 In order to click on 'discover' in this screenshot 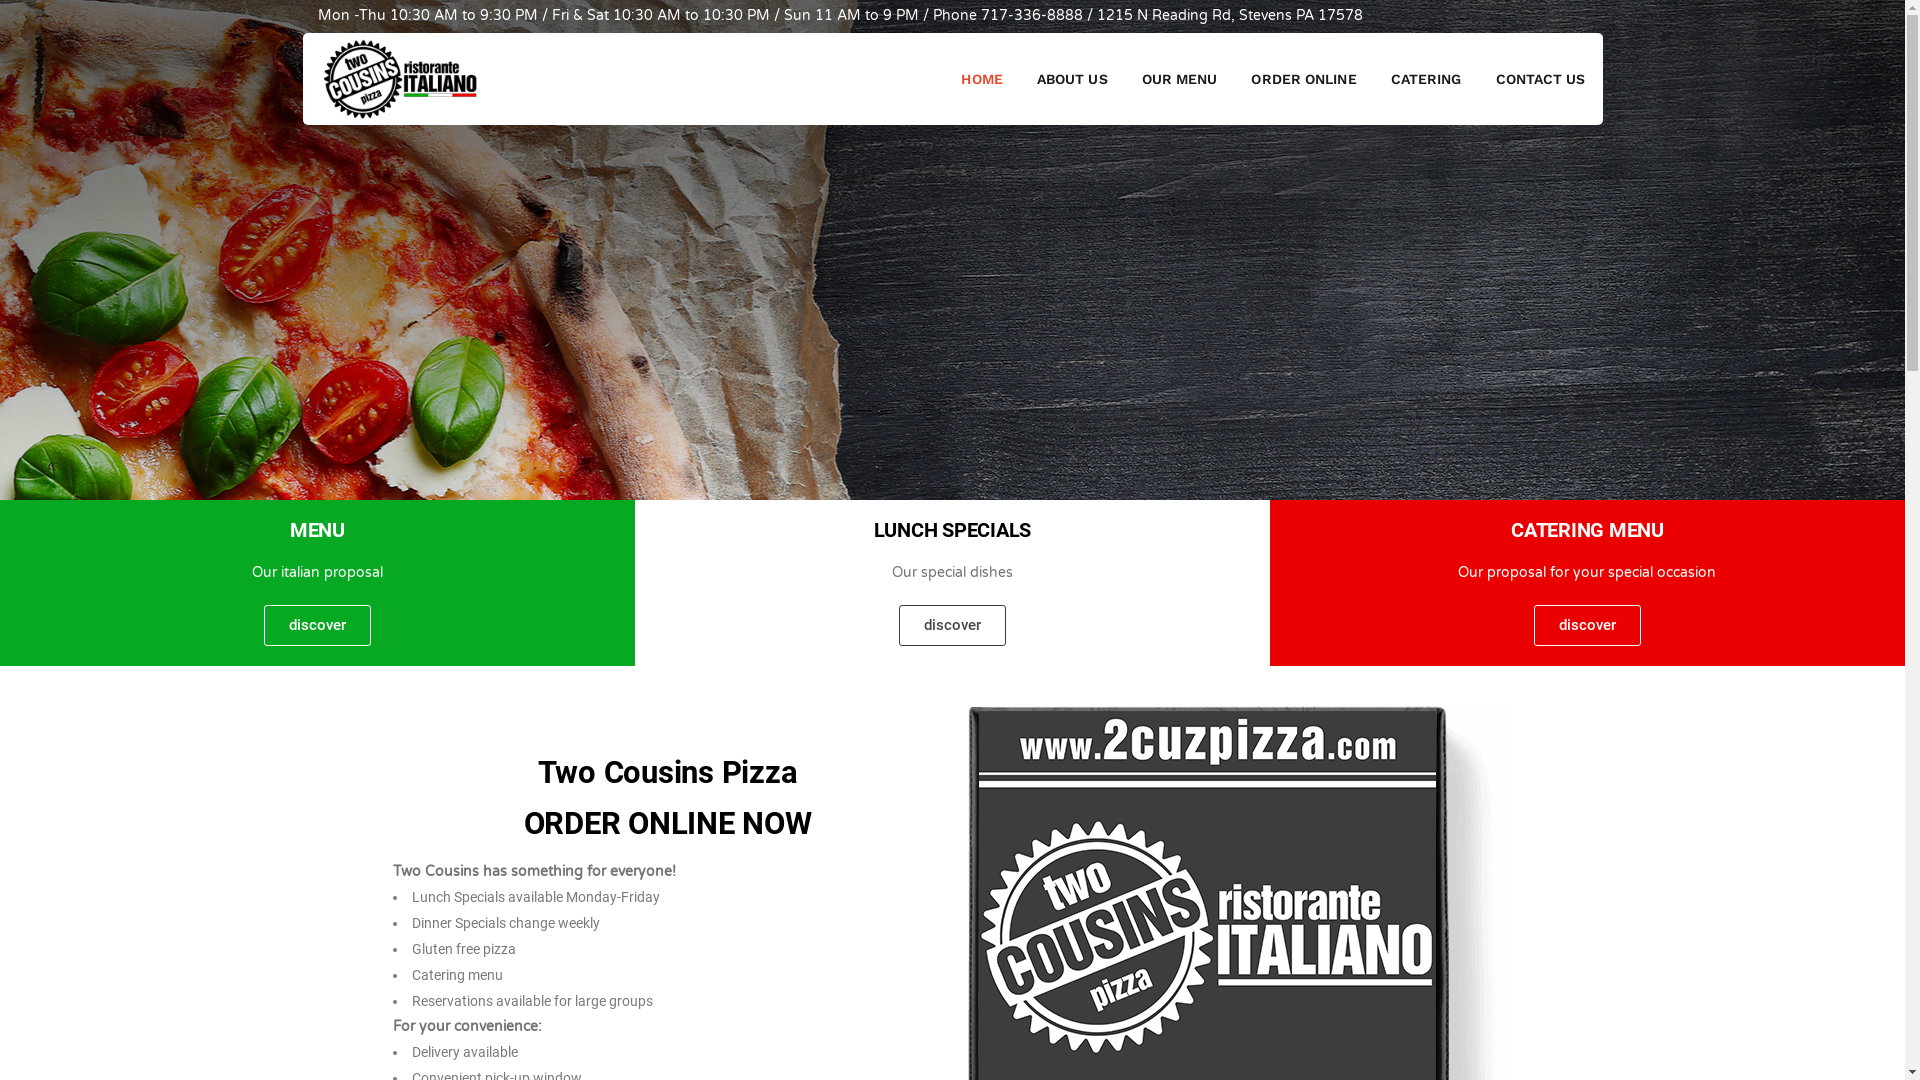, I will do `click(316, 624)`.